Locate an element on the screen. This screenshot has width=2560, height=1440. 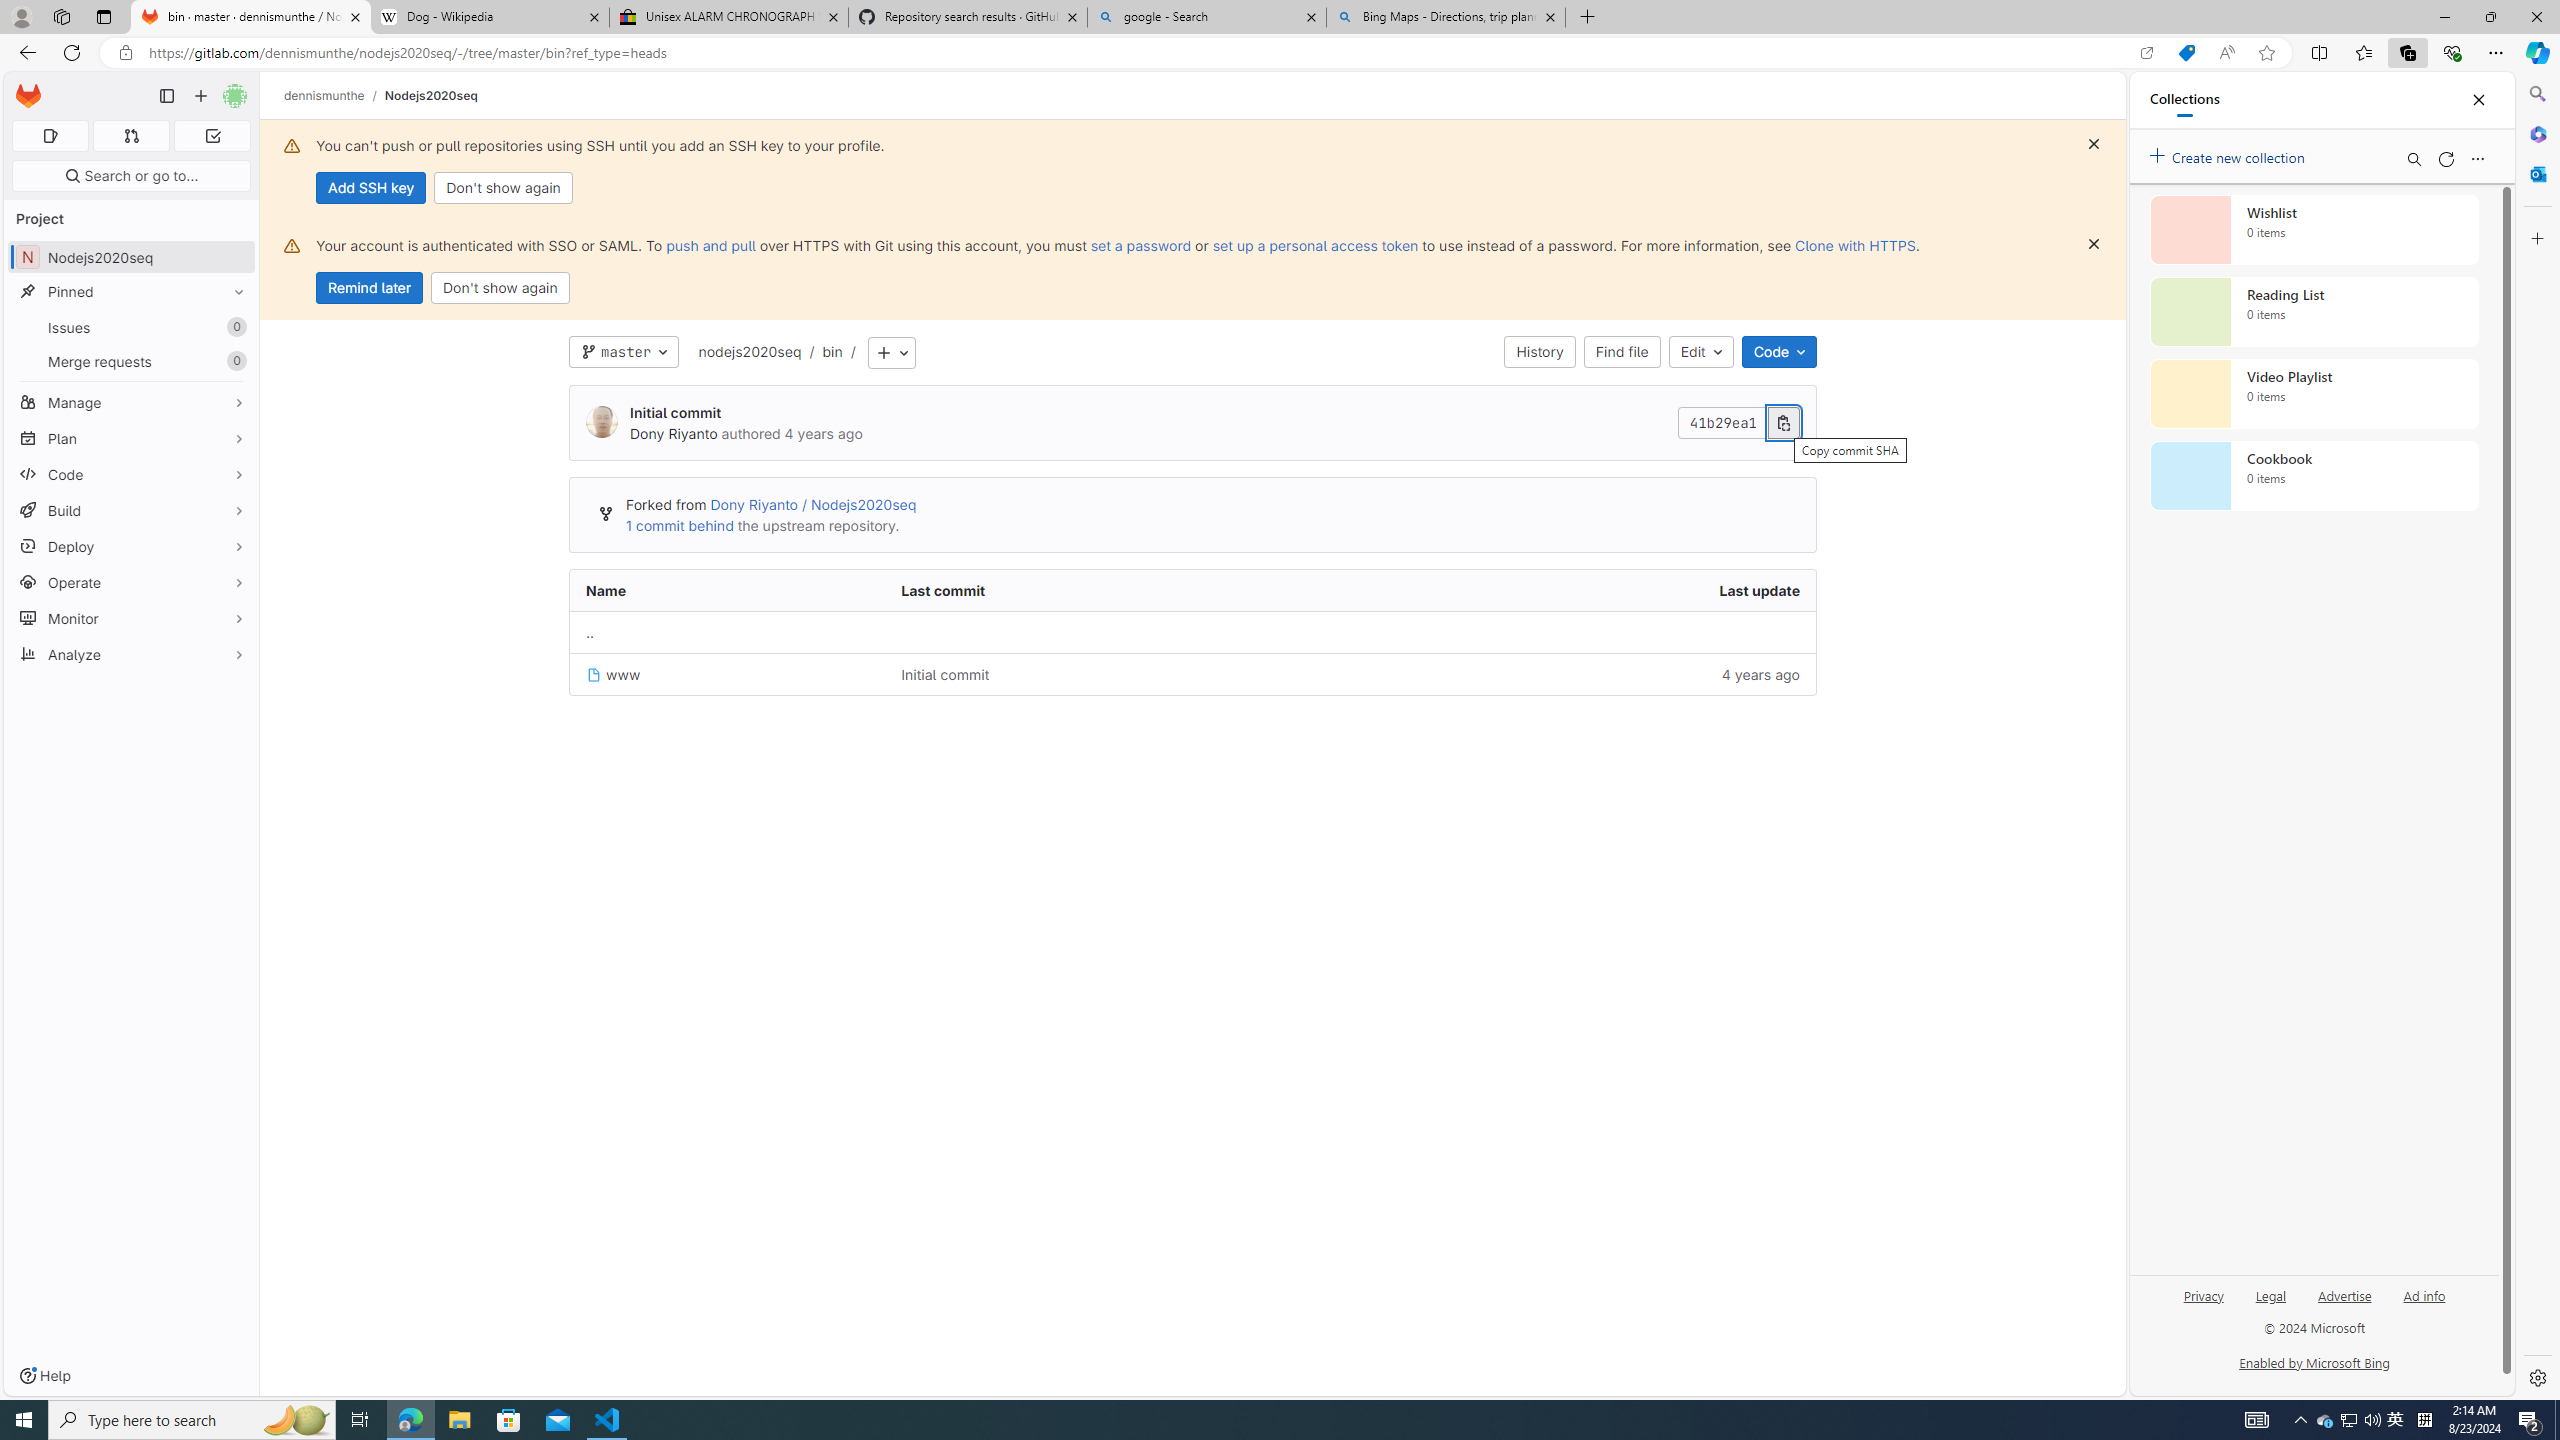
'master' is located at coordinates (623, 352).